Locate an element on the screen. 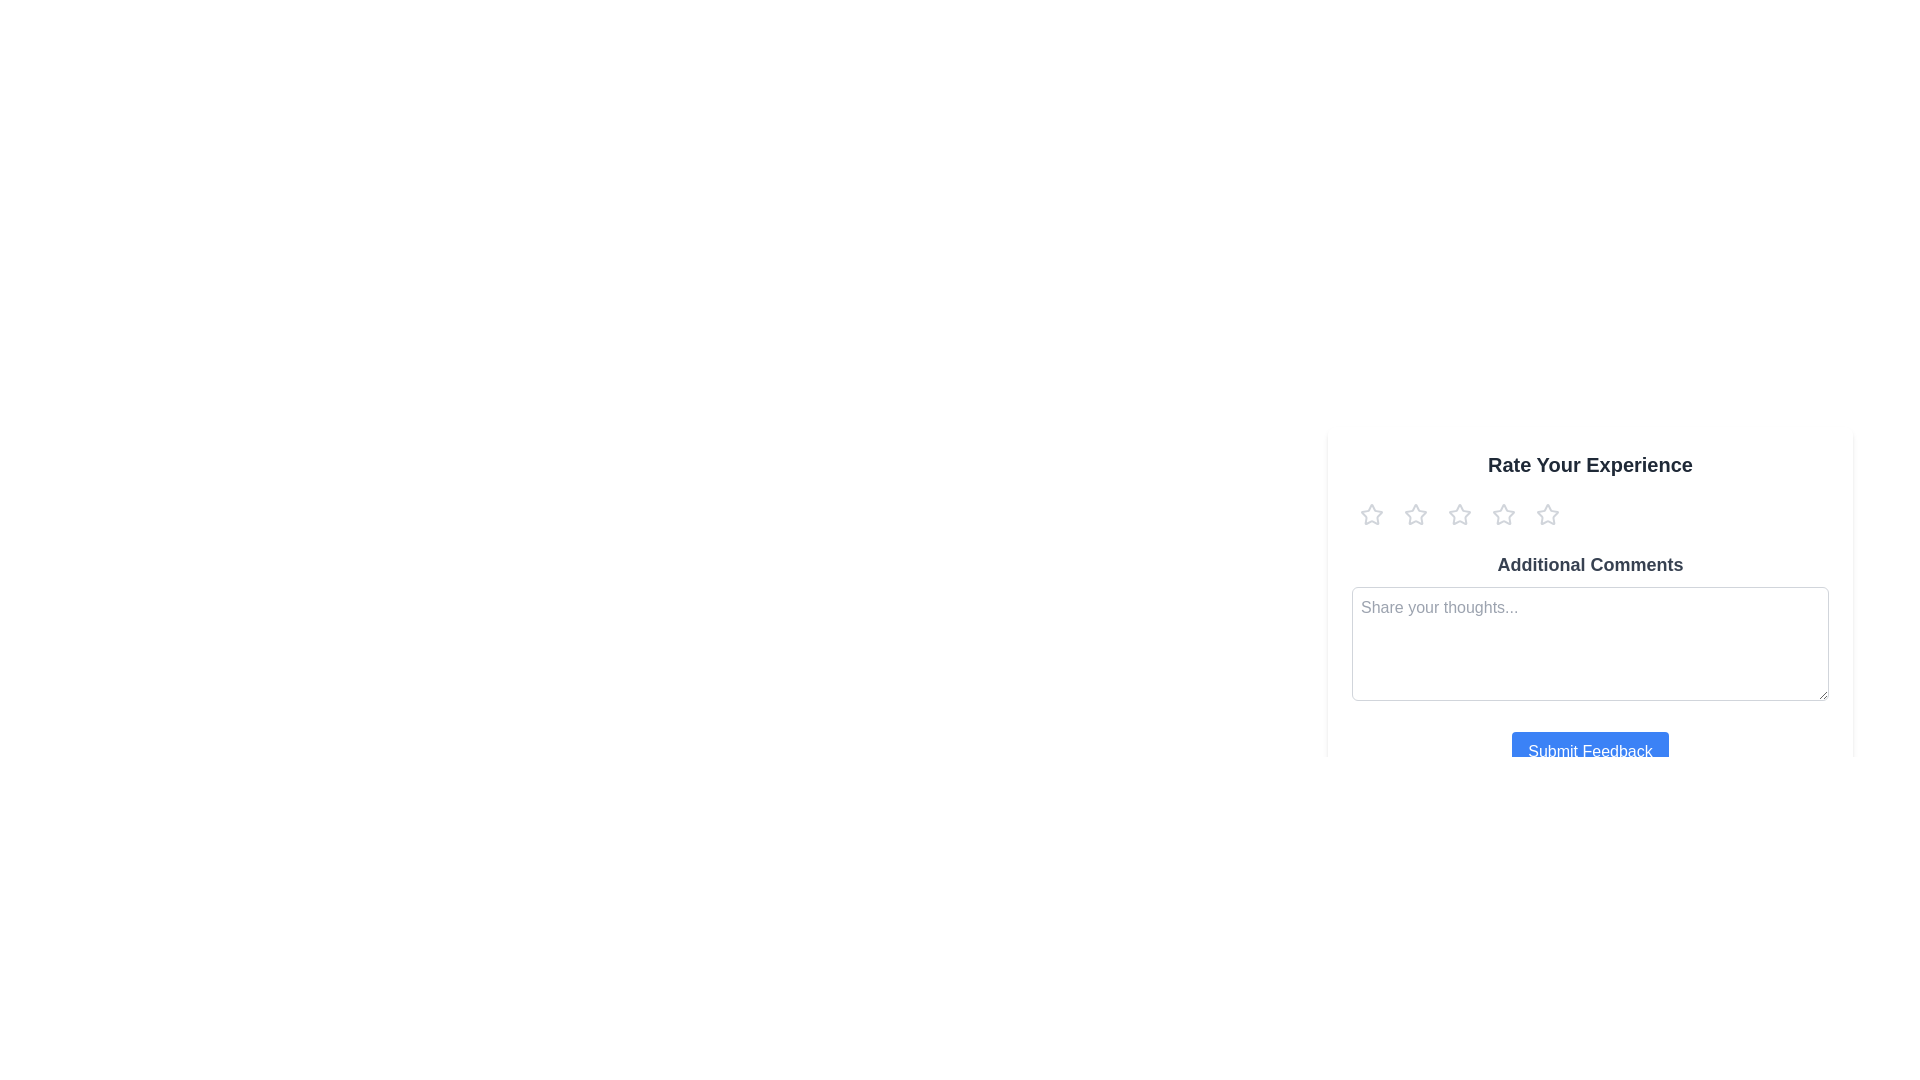 This screenshot has height=1080, width=1920. the fifth gray star icon in the row of rating stars is located at coordinates (1547, 514).